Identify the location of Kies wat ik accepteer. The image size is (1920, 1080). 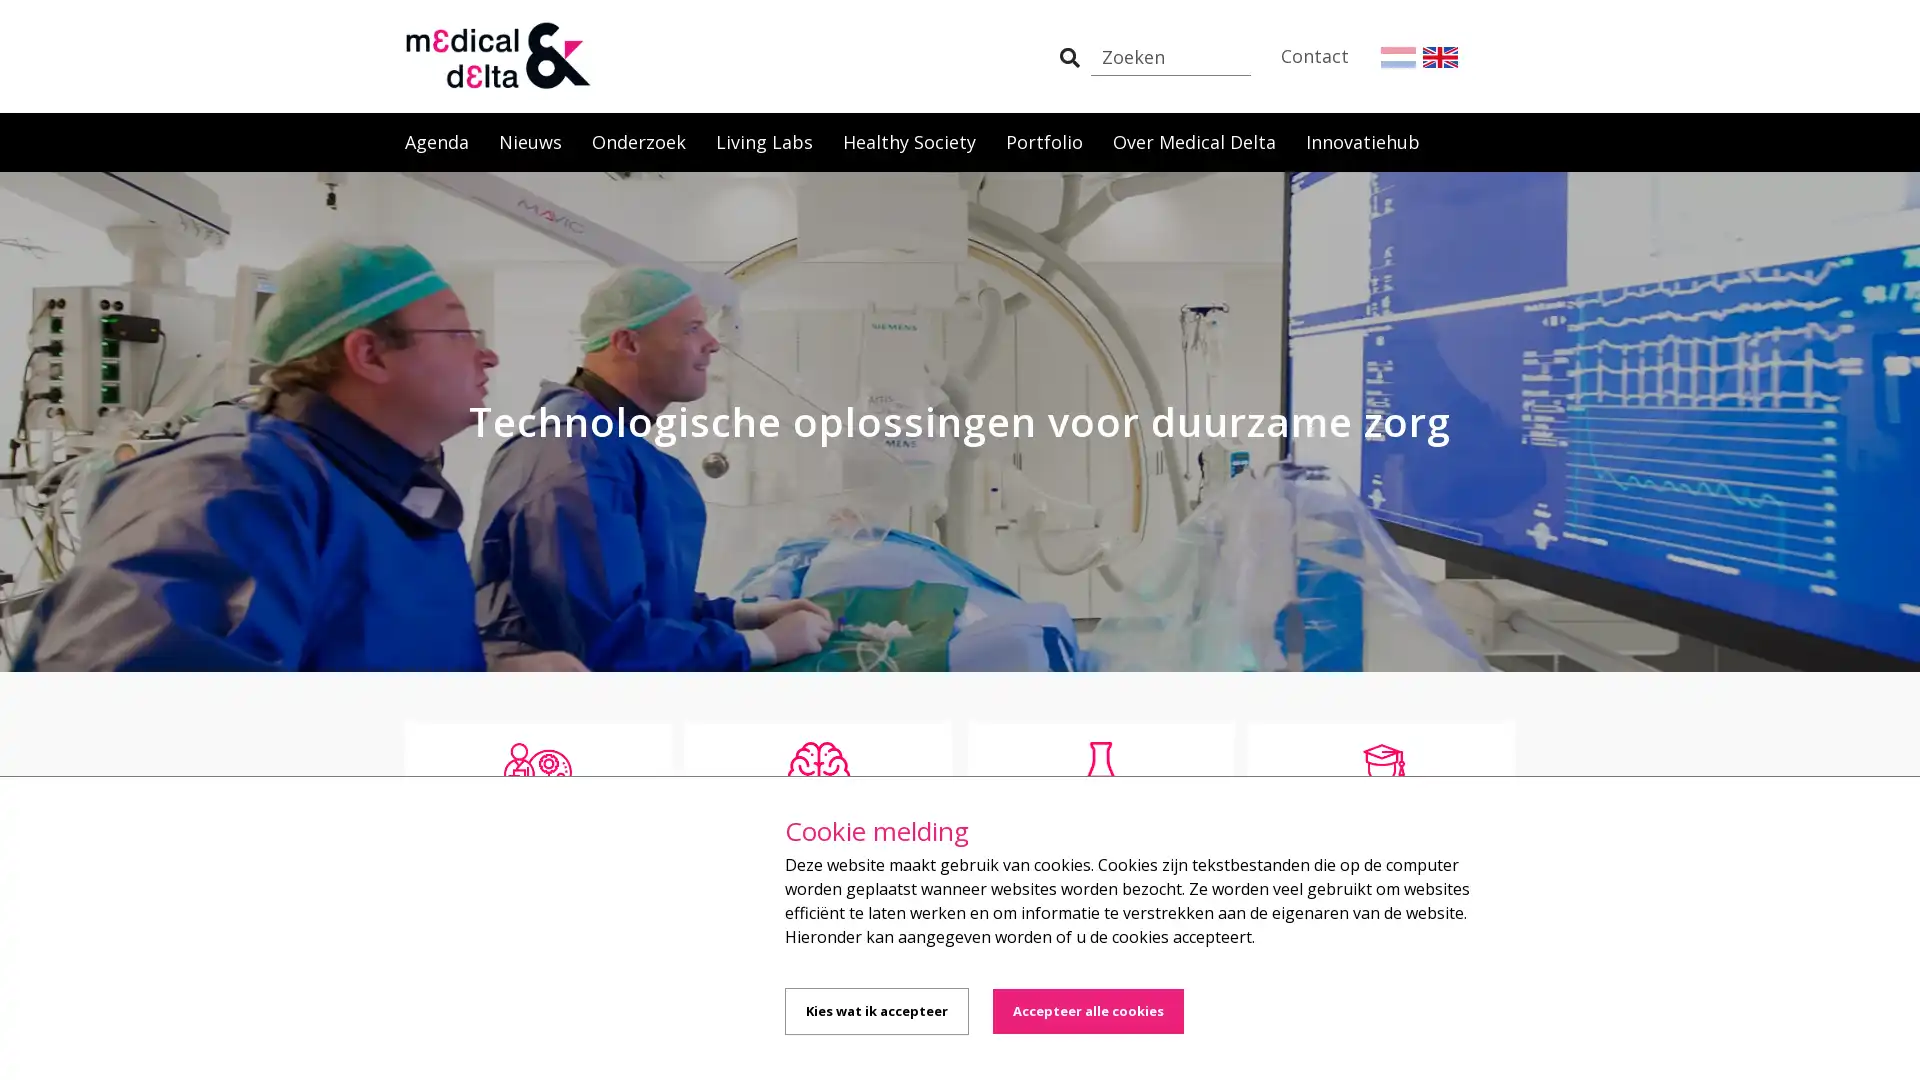
(877, 1011).